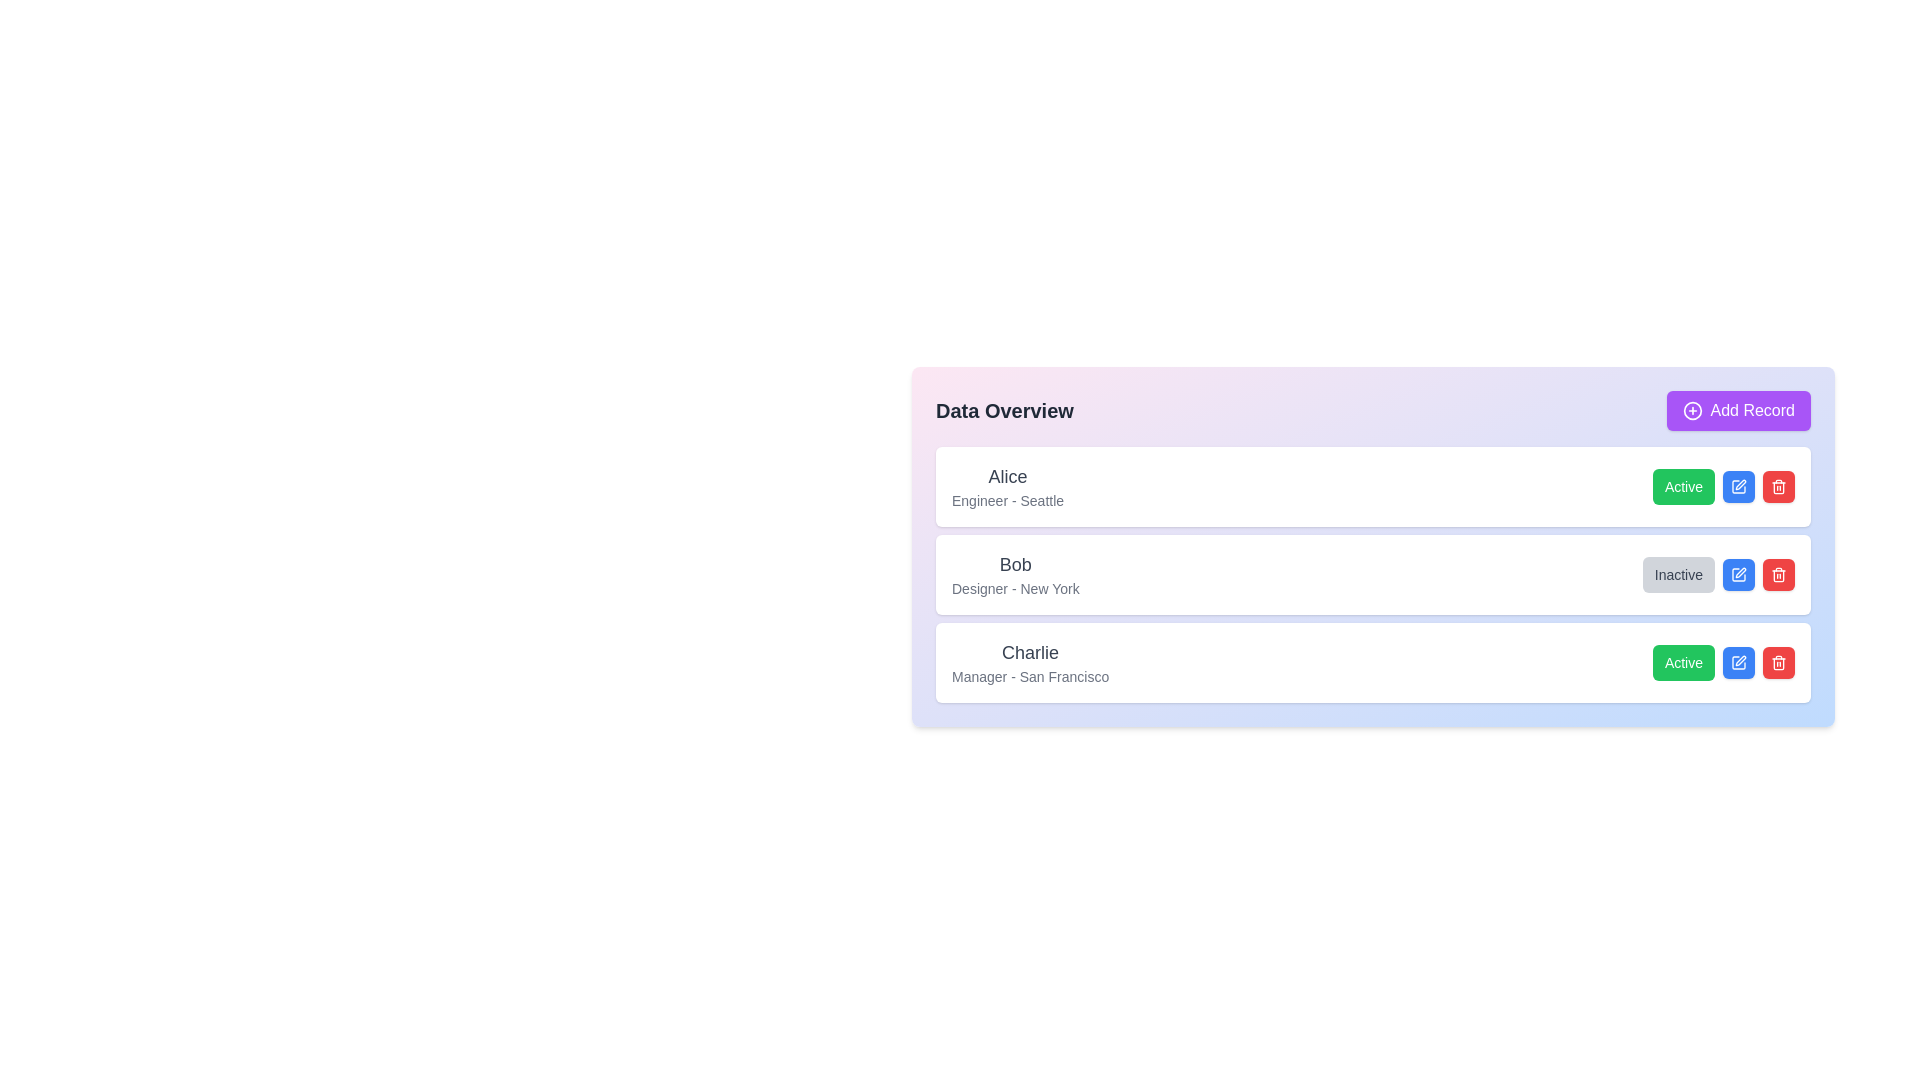 The width and height of the screenshot is (1920, 1080). What do you see at coordinates (1779, 574) in the screenshot?
I see `the delete button with a red background and white text, located in the bottom right corner of the 'Inactive' status row` at bounding box center [1779, 574].